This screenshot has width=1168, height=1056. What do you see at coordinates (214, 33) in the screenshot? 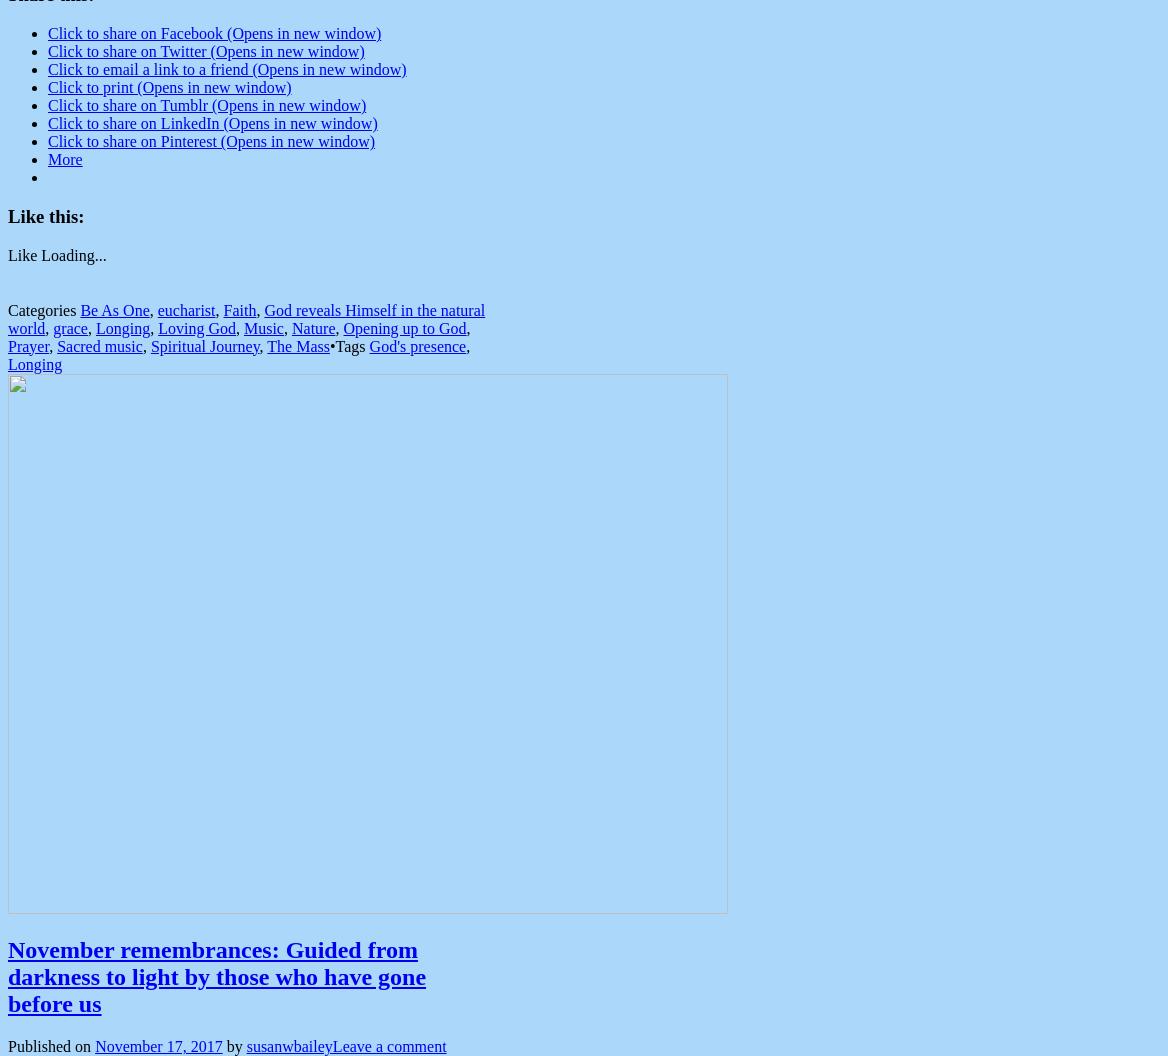
I see `'Click to share on Facebook (Opens in new window)'` at bounding box center [214, 33].